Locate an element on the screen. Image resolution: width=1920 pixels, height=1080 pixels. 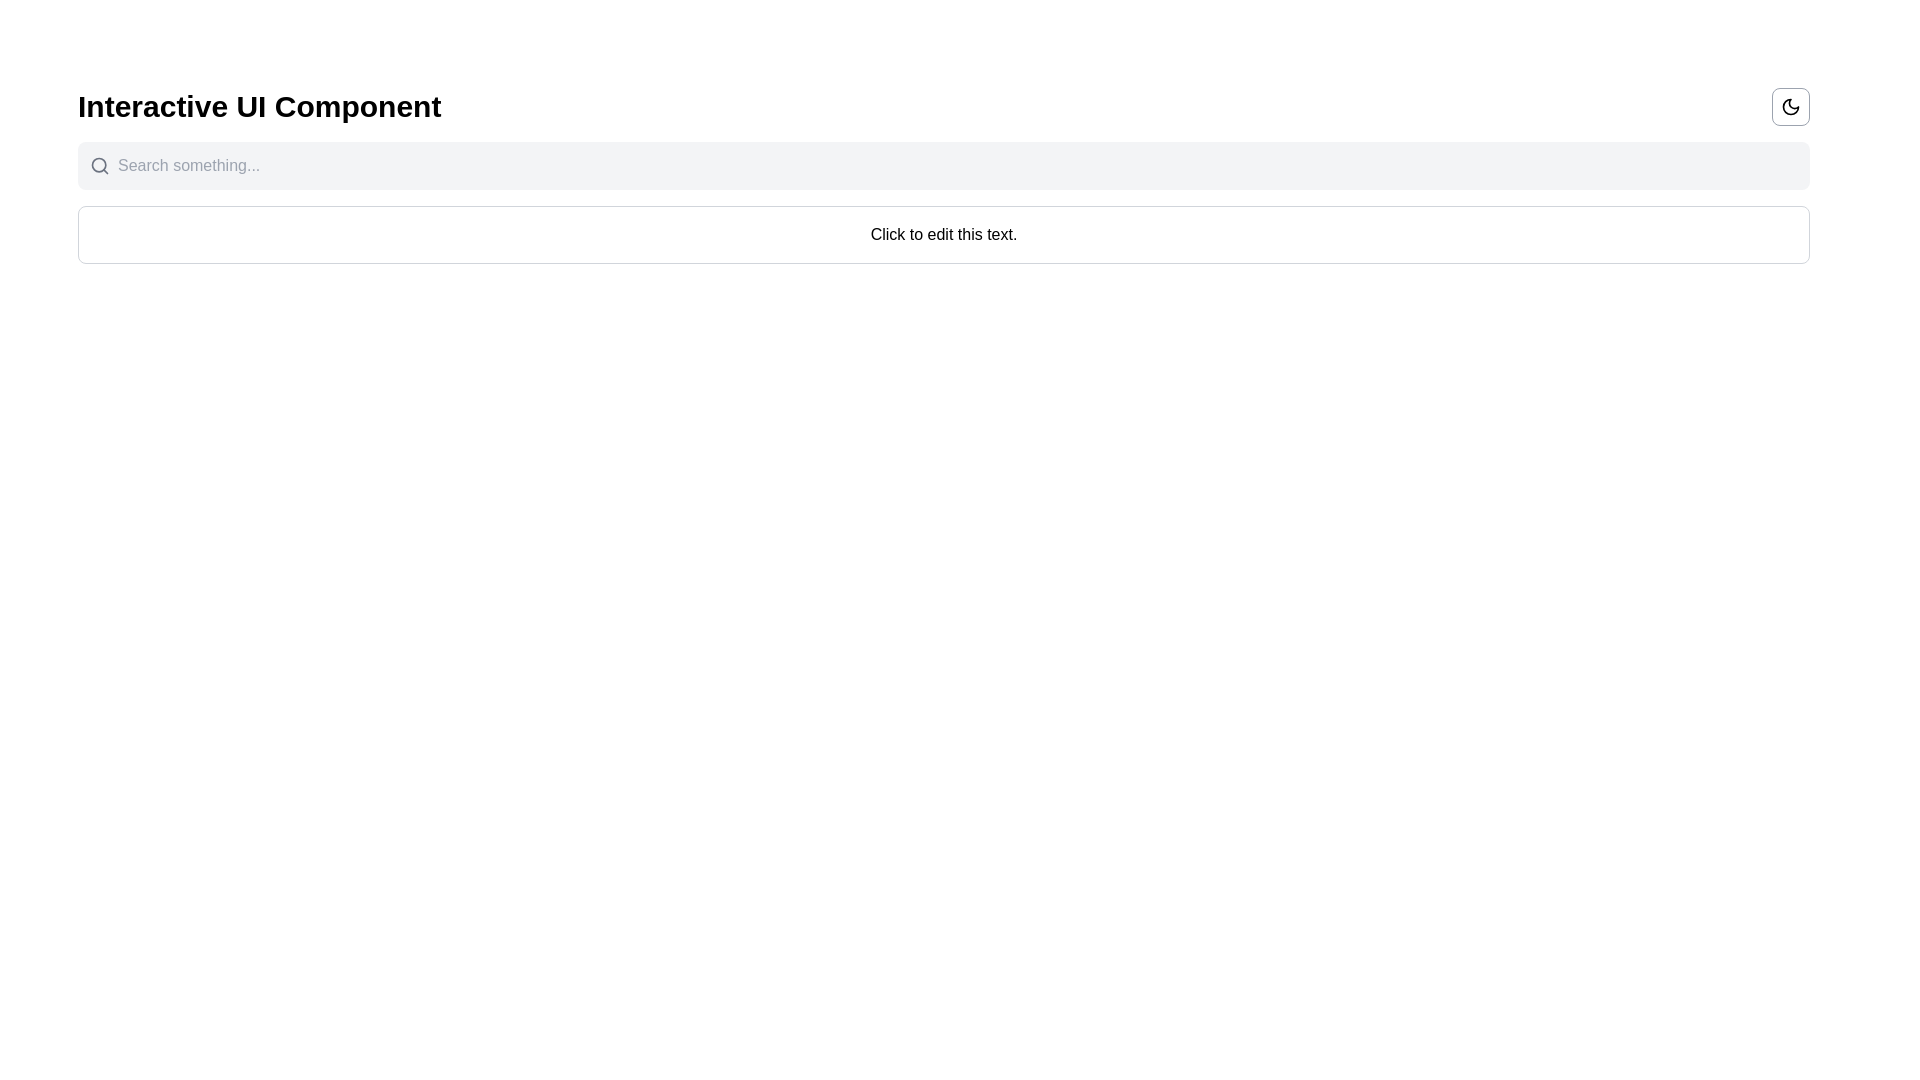
the Editable Text Section that prompts the user with 'Click to edit this text.' is located at coordinates (943, 234).